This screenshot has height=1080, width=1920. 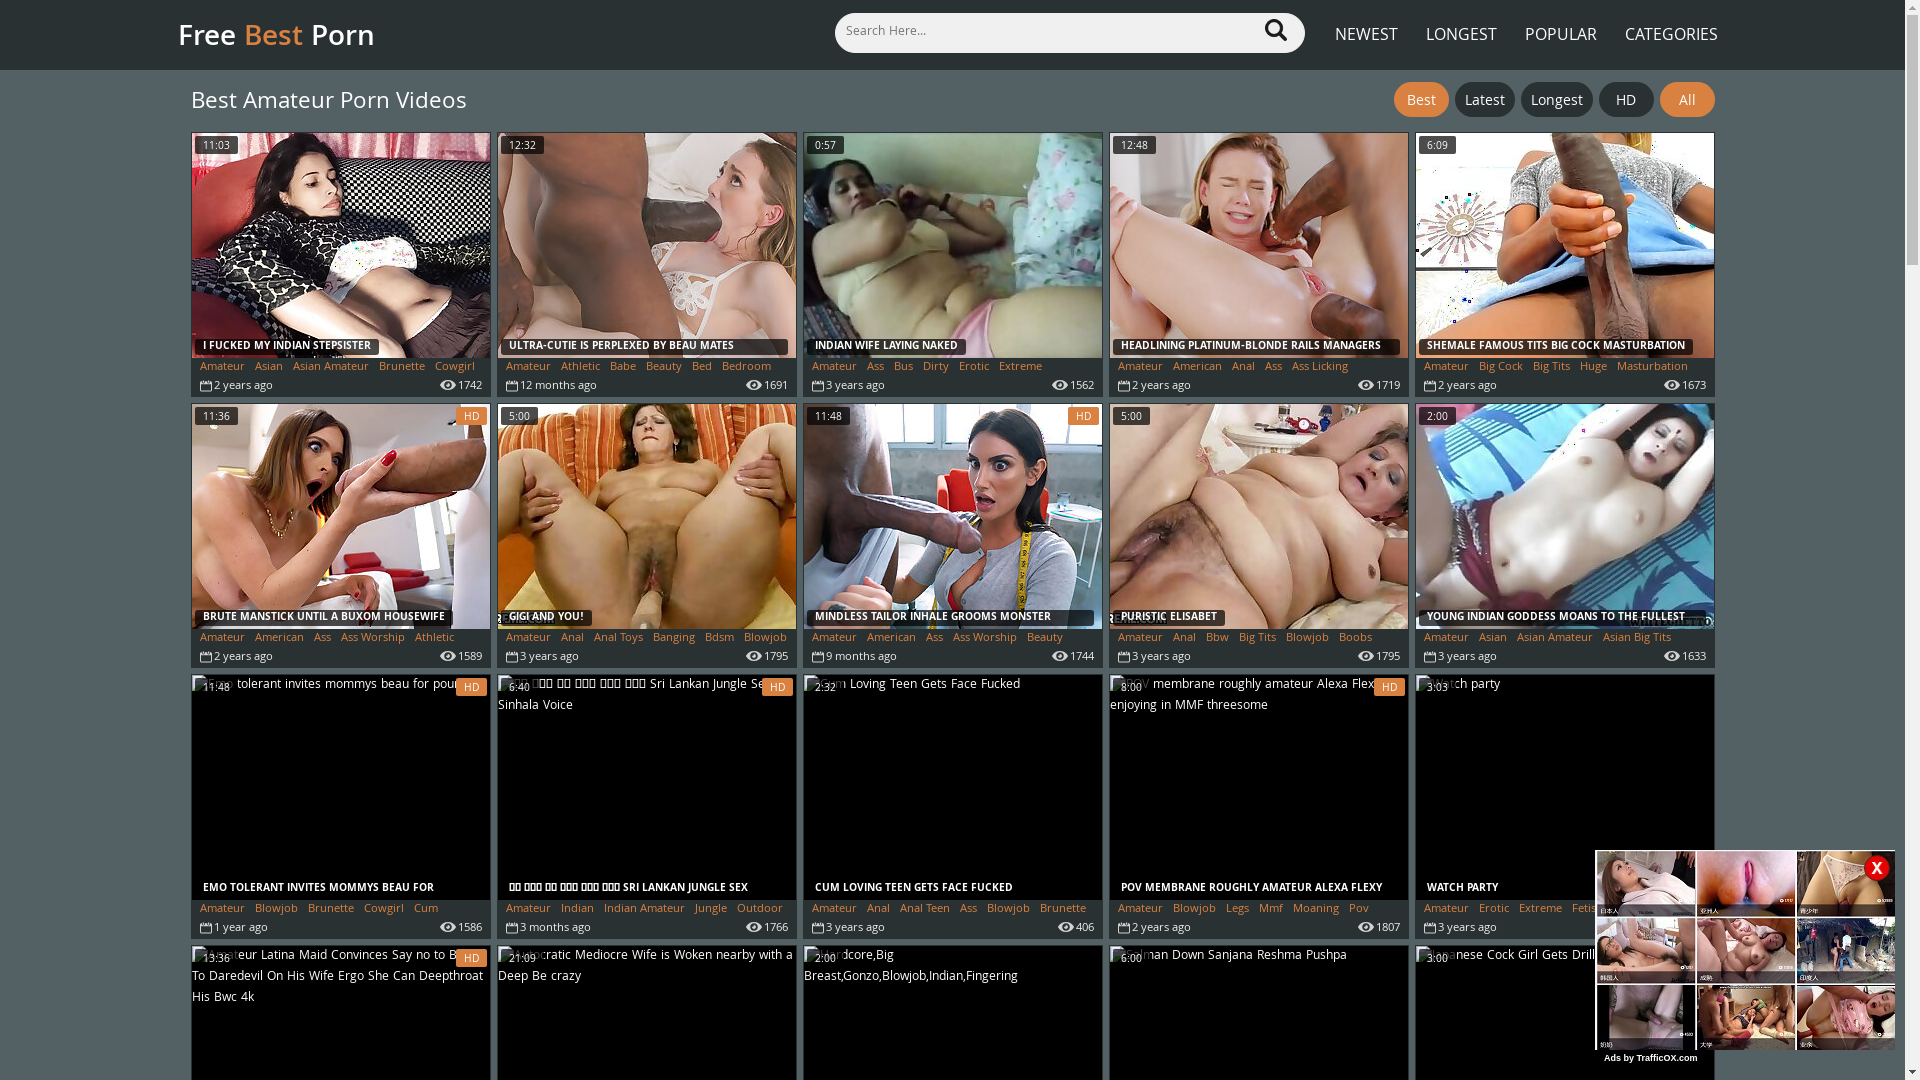 I want to click on 'Amateur', so click(x=222, y=909).